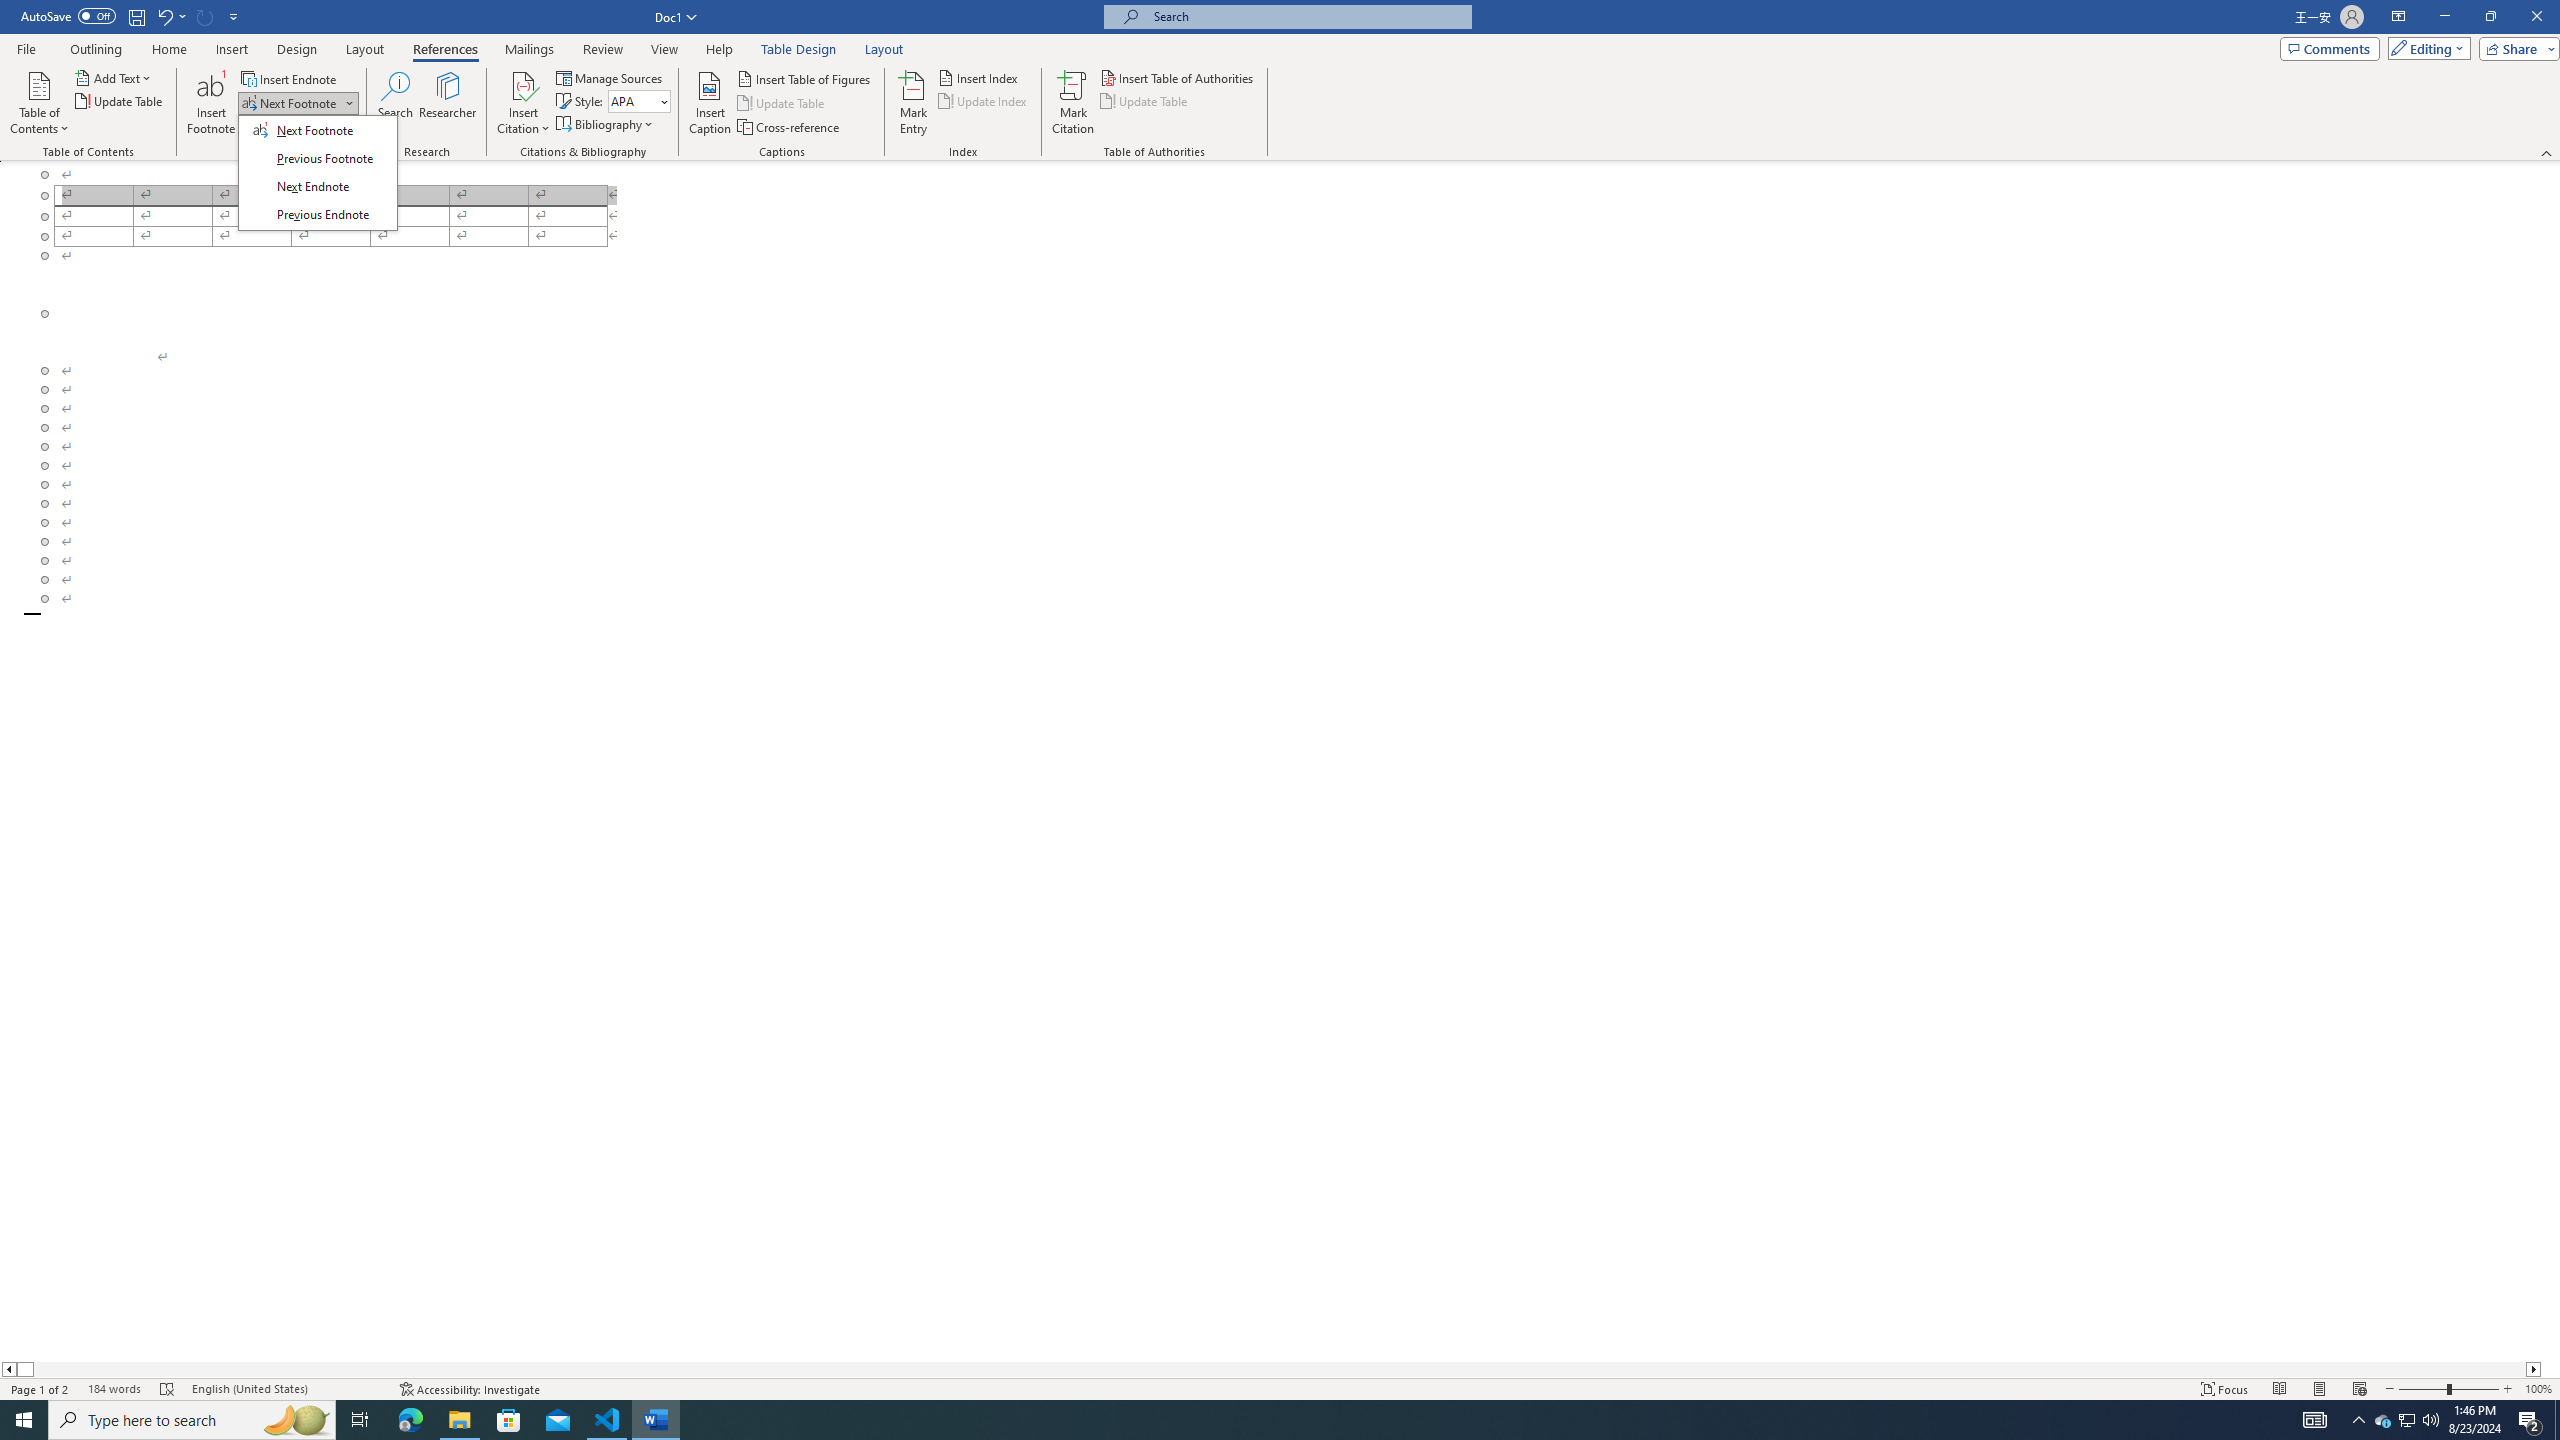  Describe the element at coordinates (656, 1418) in the screenshot. I see `'Word - 1 running window'` at that location.